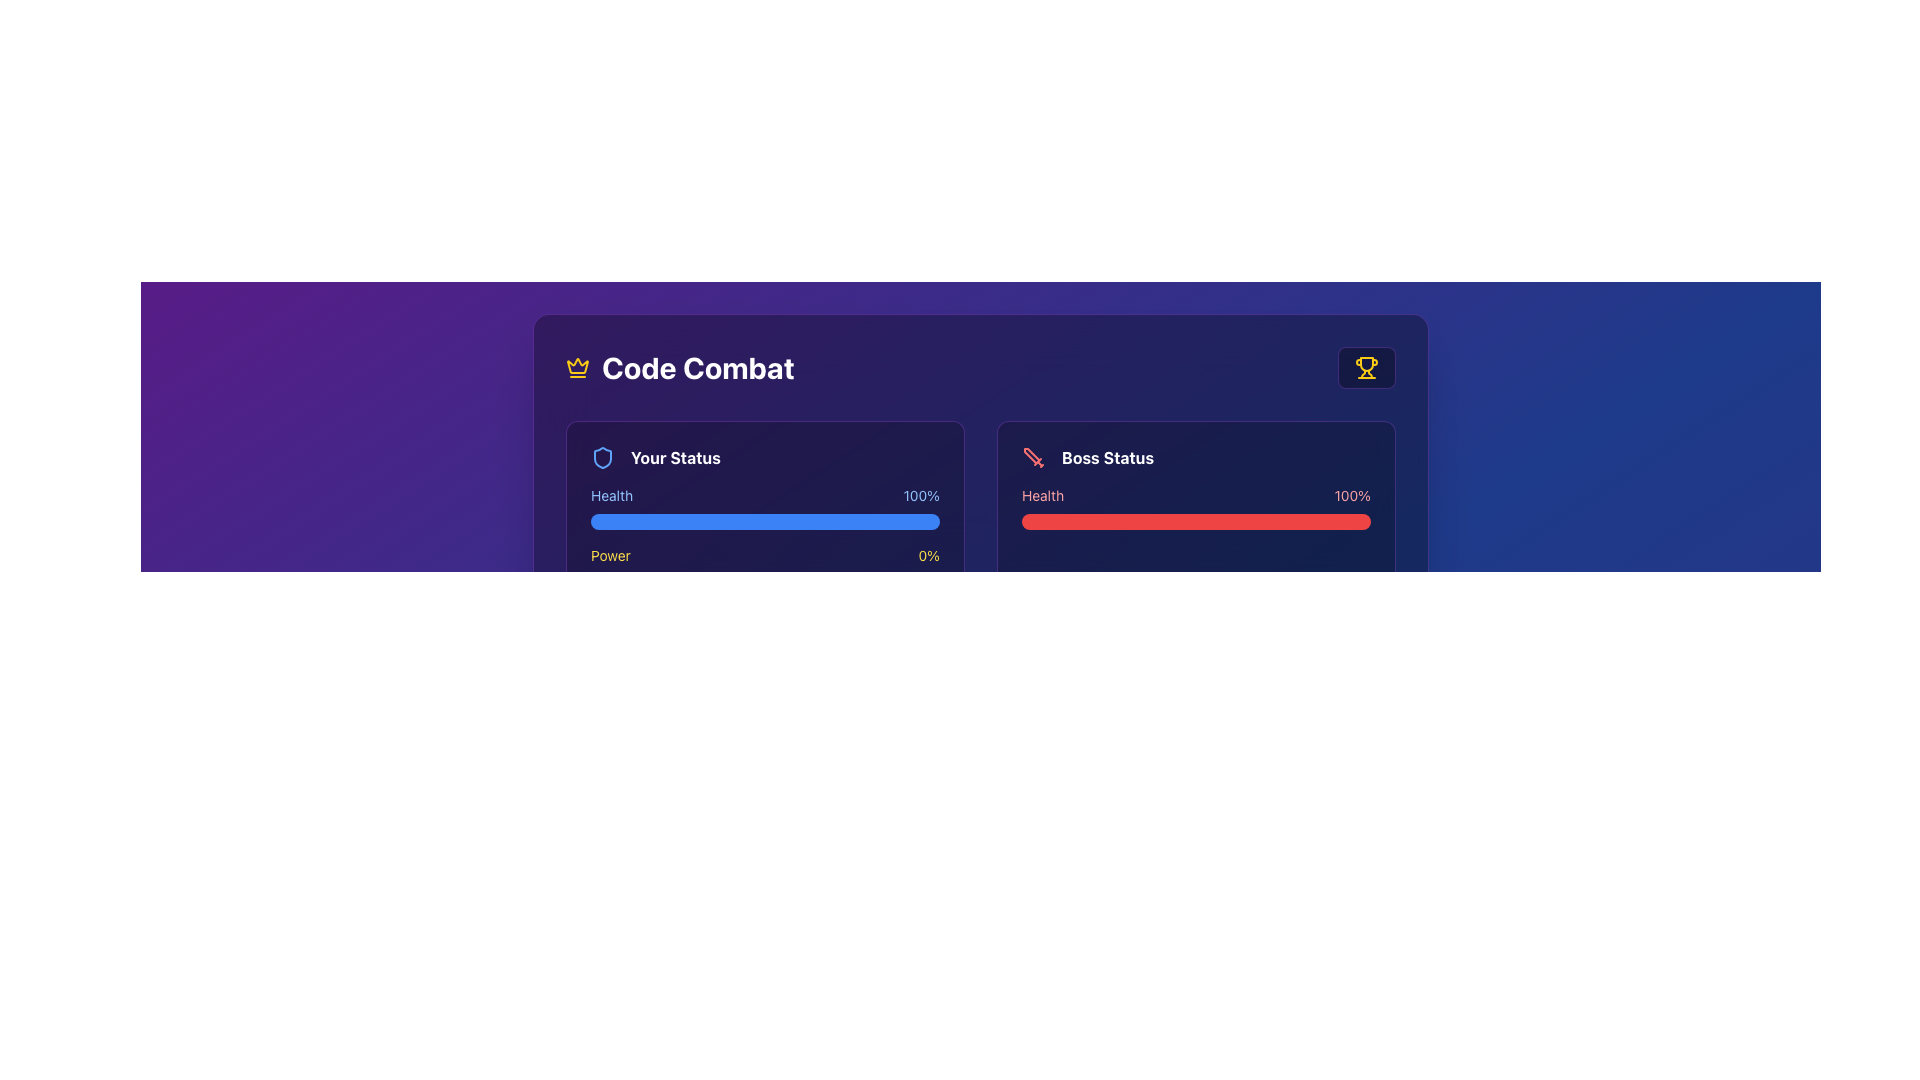  What do you see at coordinates (764, 582) in the screenshot?
I see `the Progress bar that visually represents the player's power level, located below the 'Power 0%' label in the 'Your Status' panel of the 'Code Combat' interface` at bounding box center [764, 582].